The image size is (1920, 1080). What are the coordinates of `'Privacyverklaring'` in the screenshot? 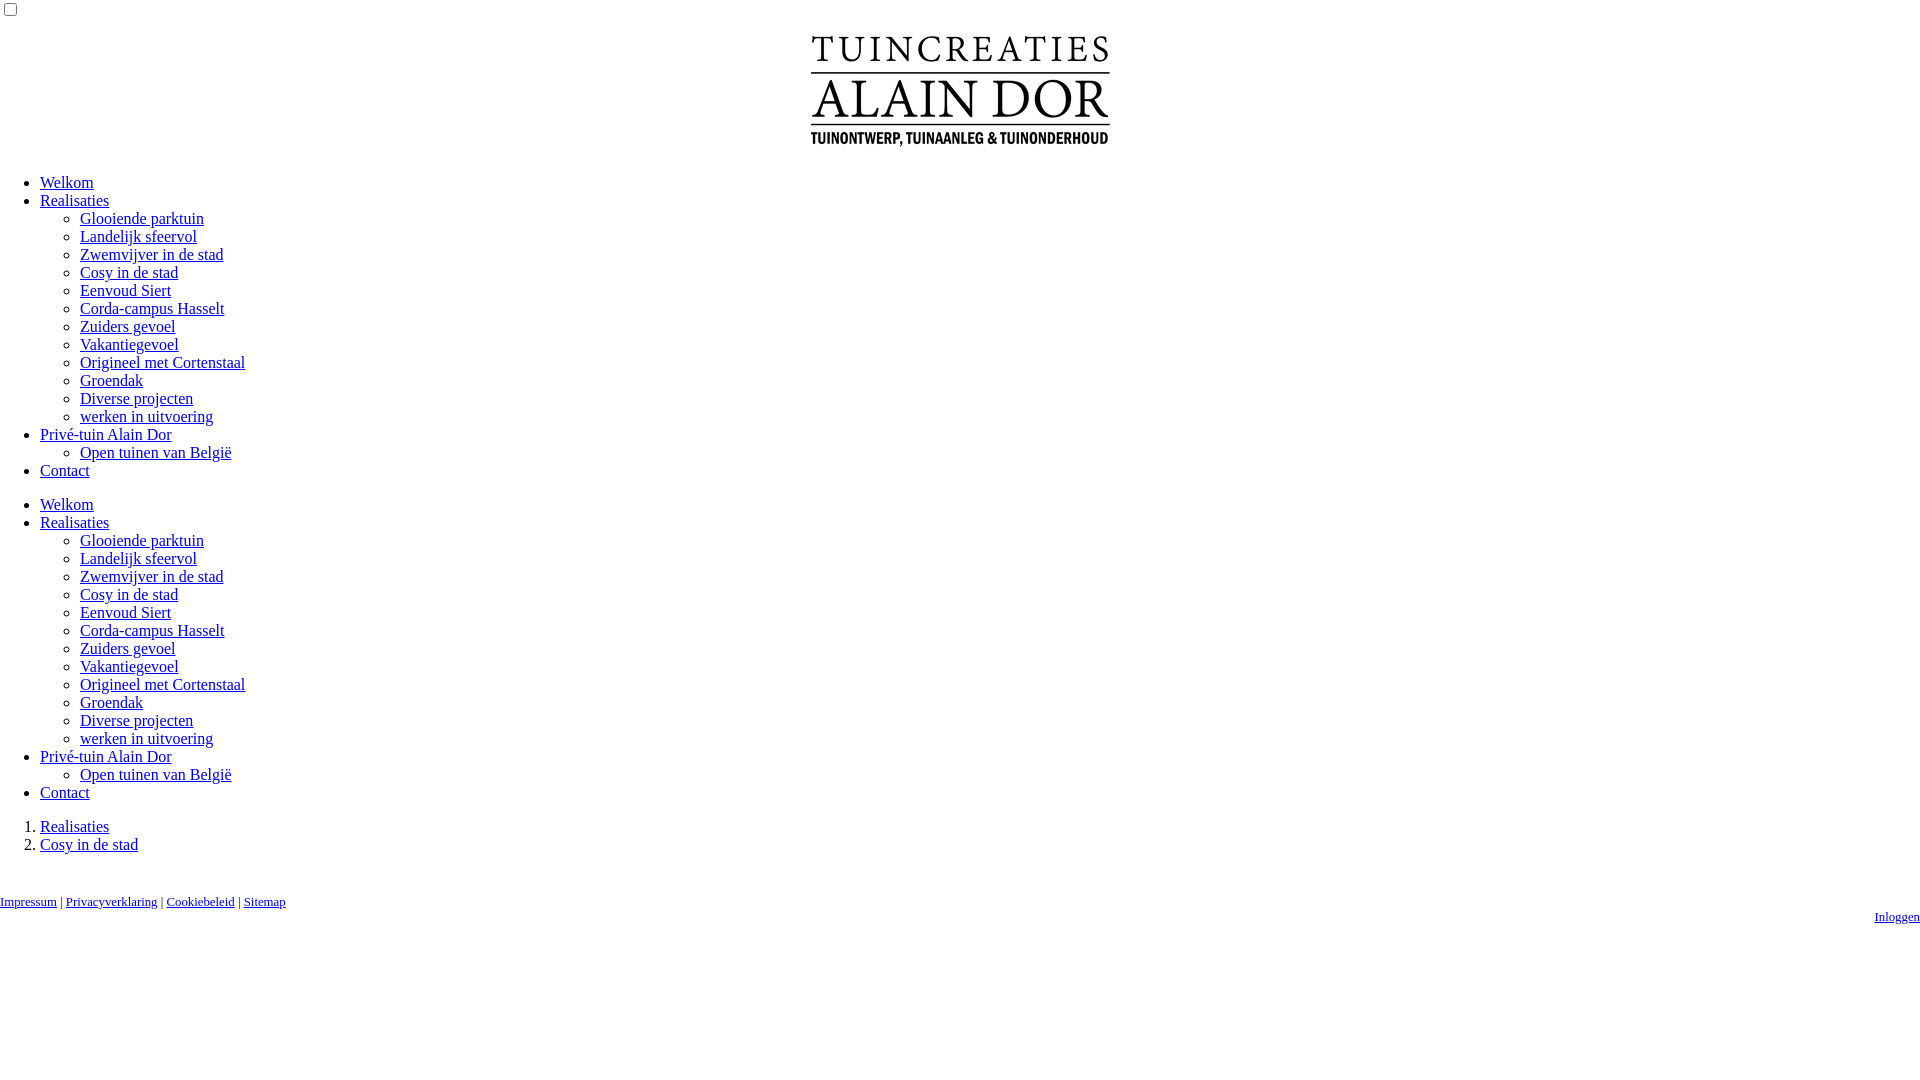 It's located at (110, 902).